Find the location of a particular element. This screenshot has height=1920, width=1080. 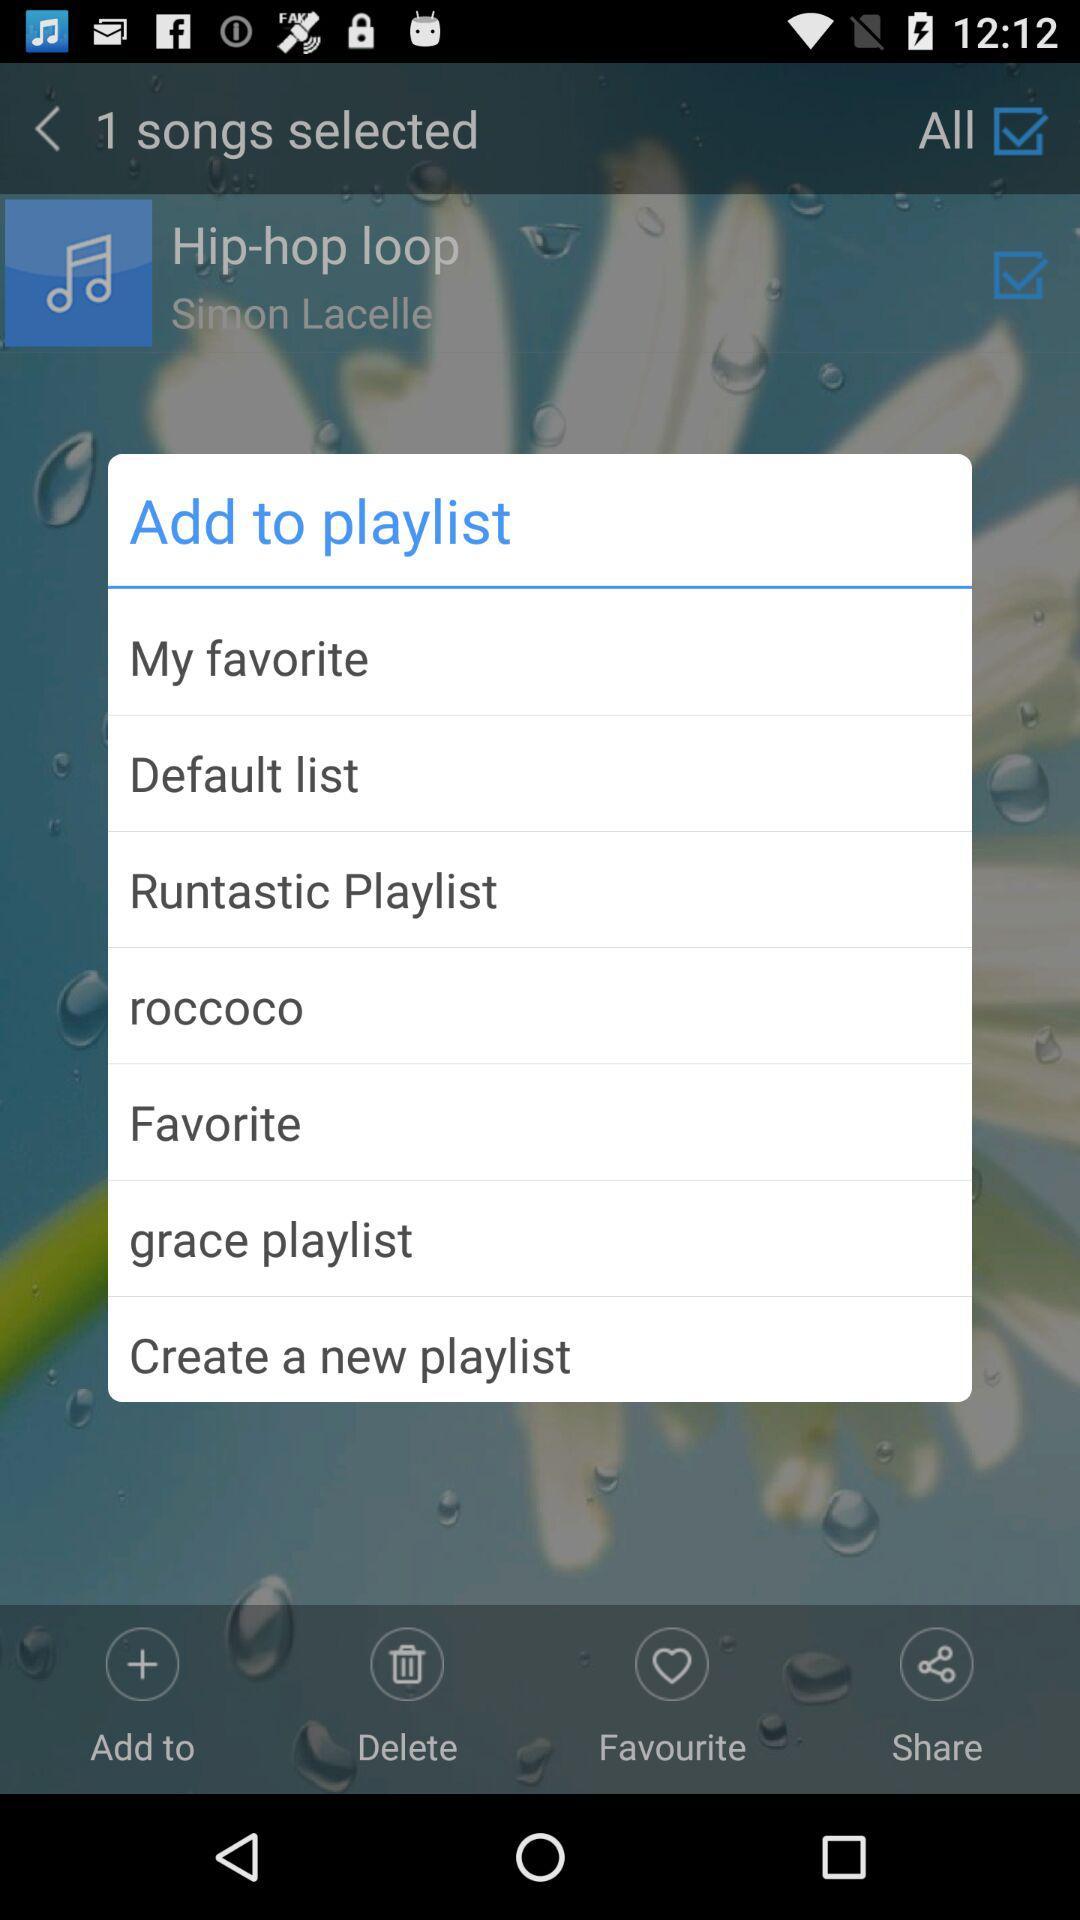

create a new app is located at coordinates (540, 1346).